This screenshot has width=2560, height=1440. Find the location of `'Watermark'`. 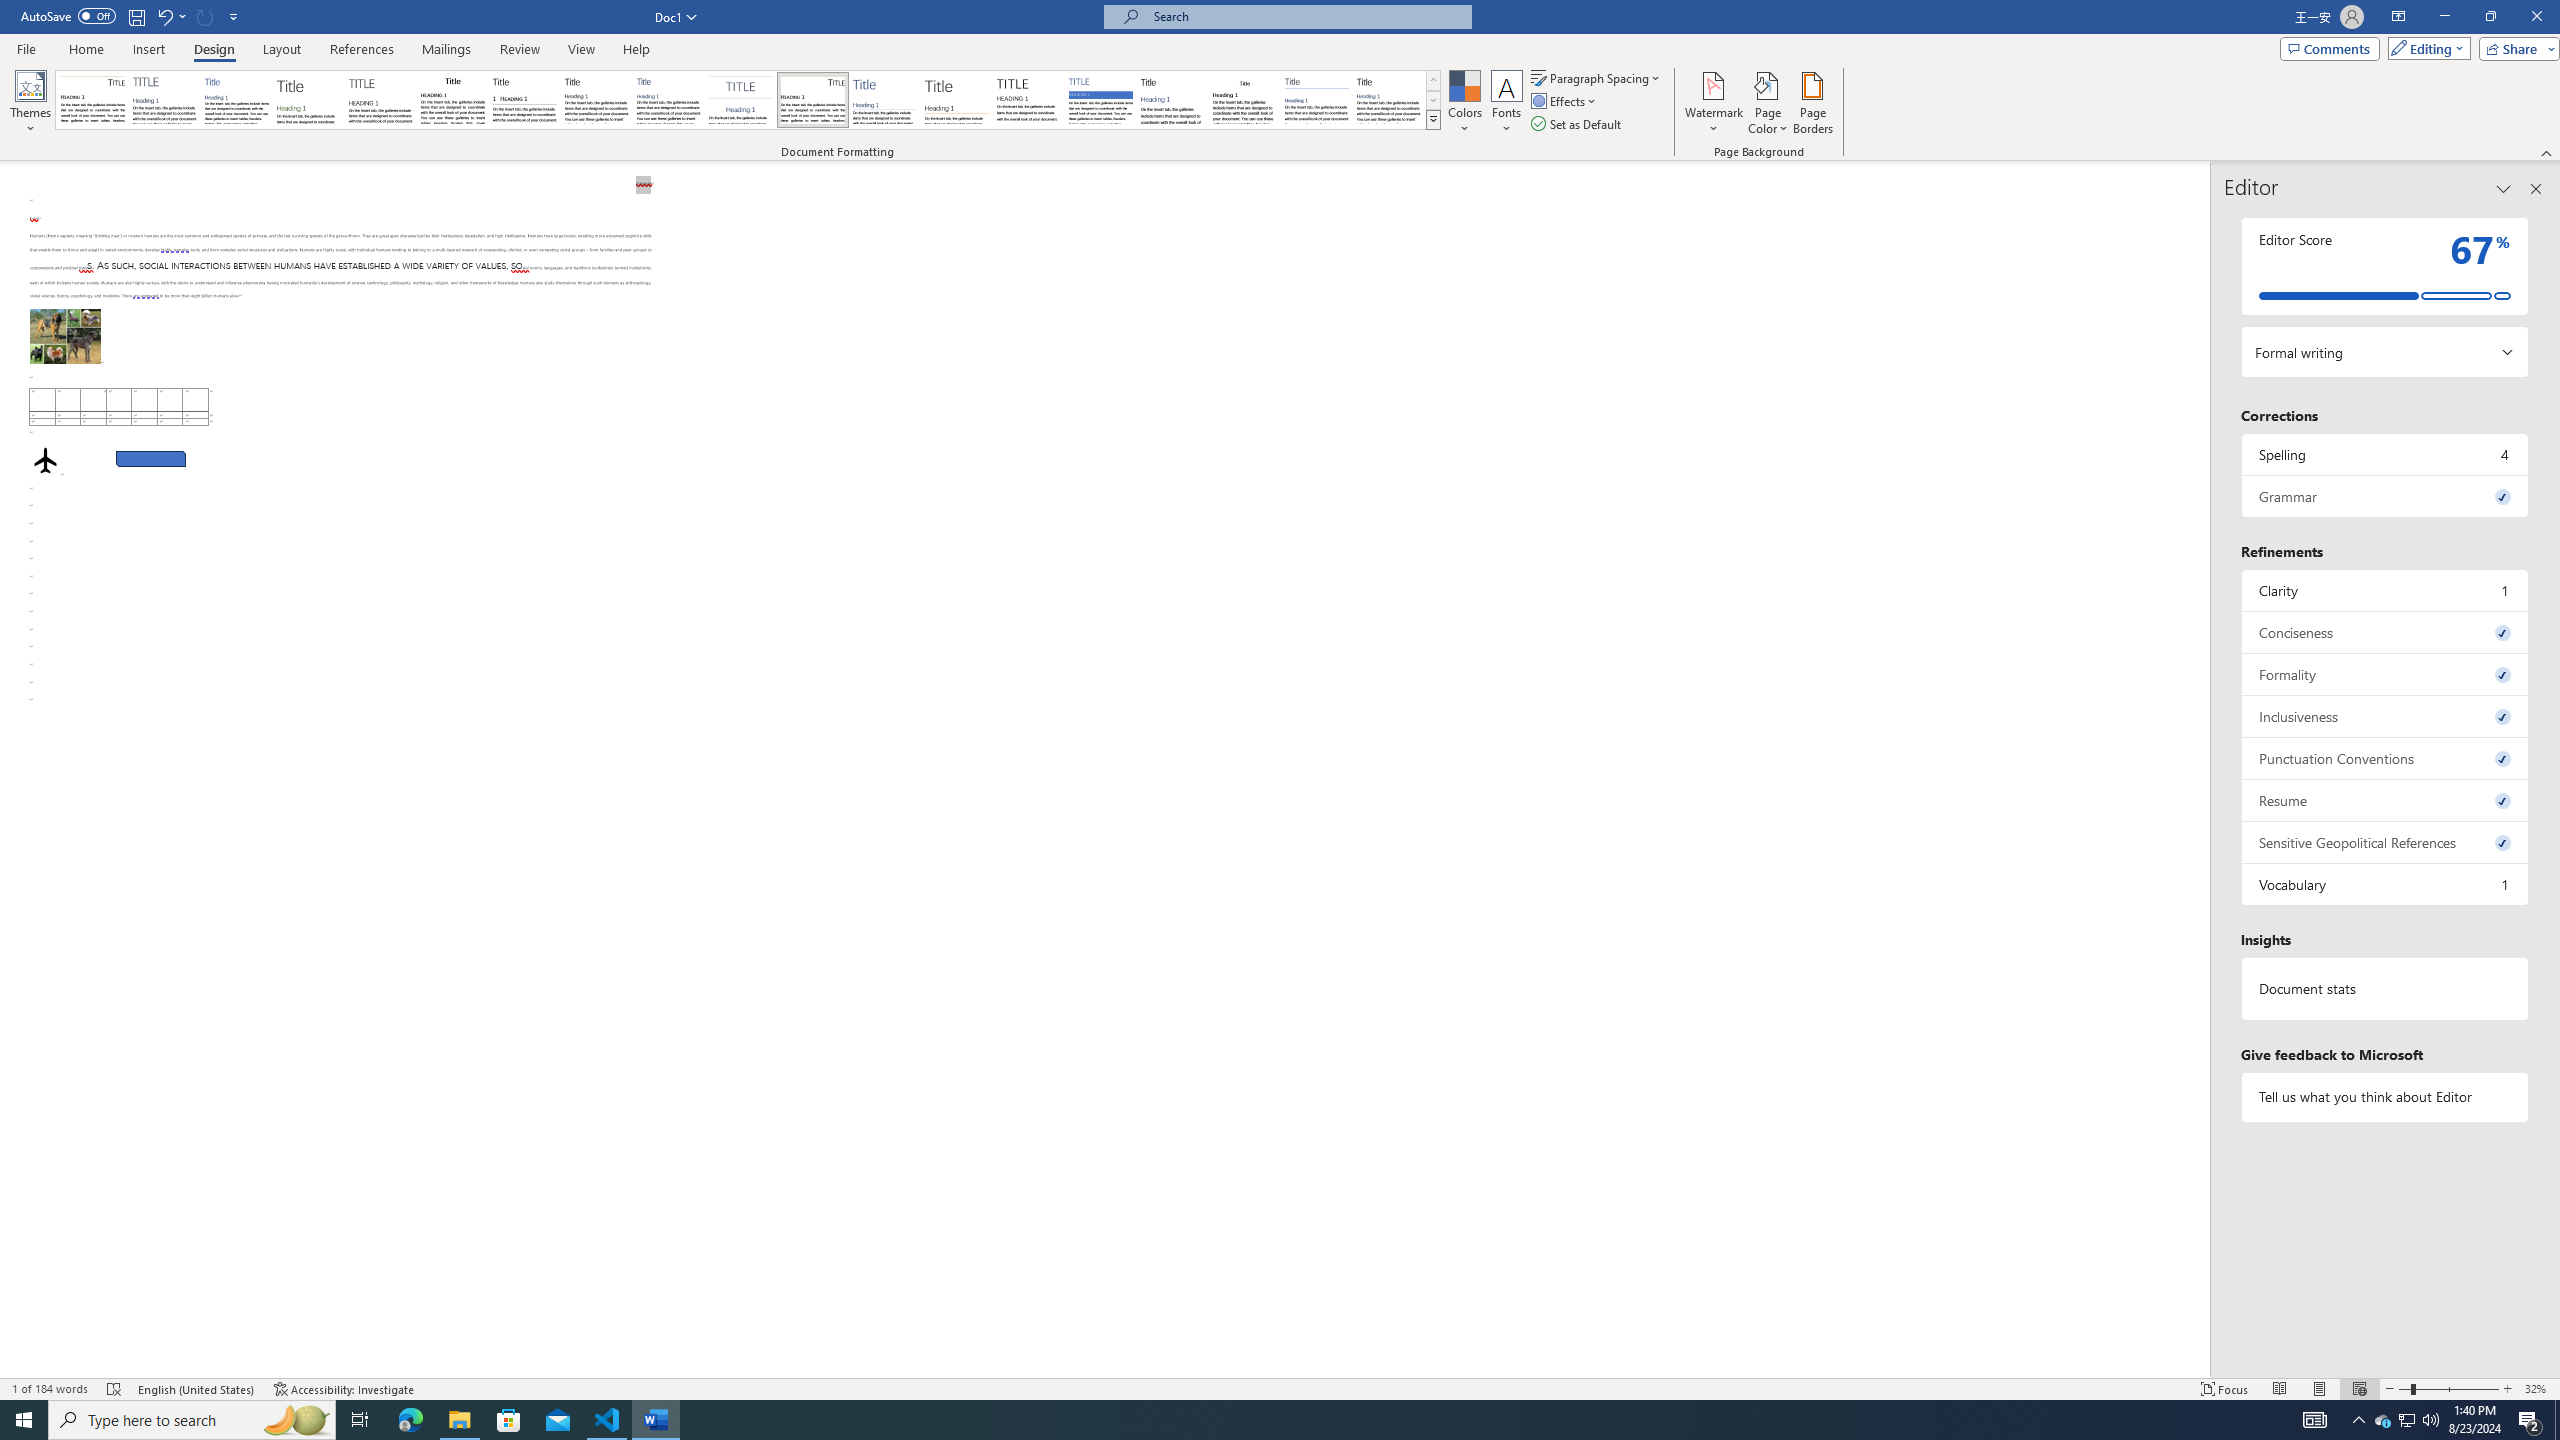

'Watermark' is located at coordinates (1712, 103).